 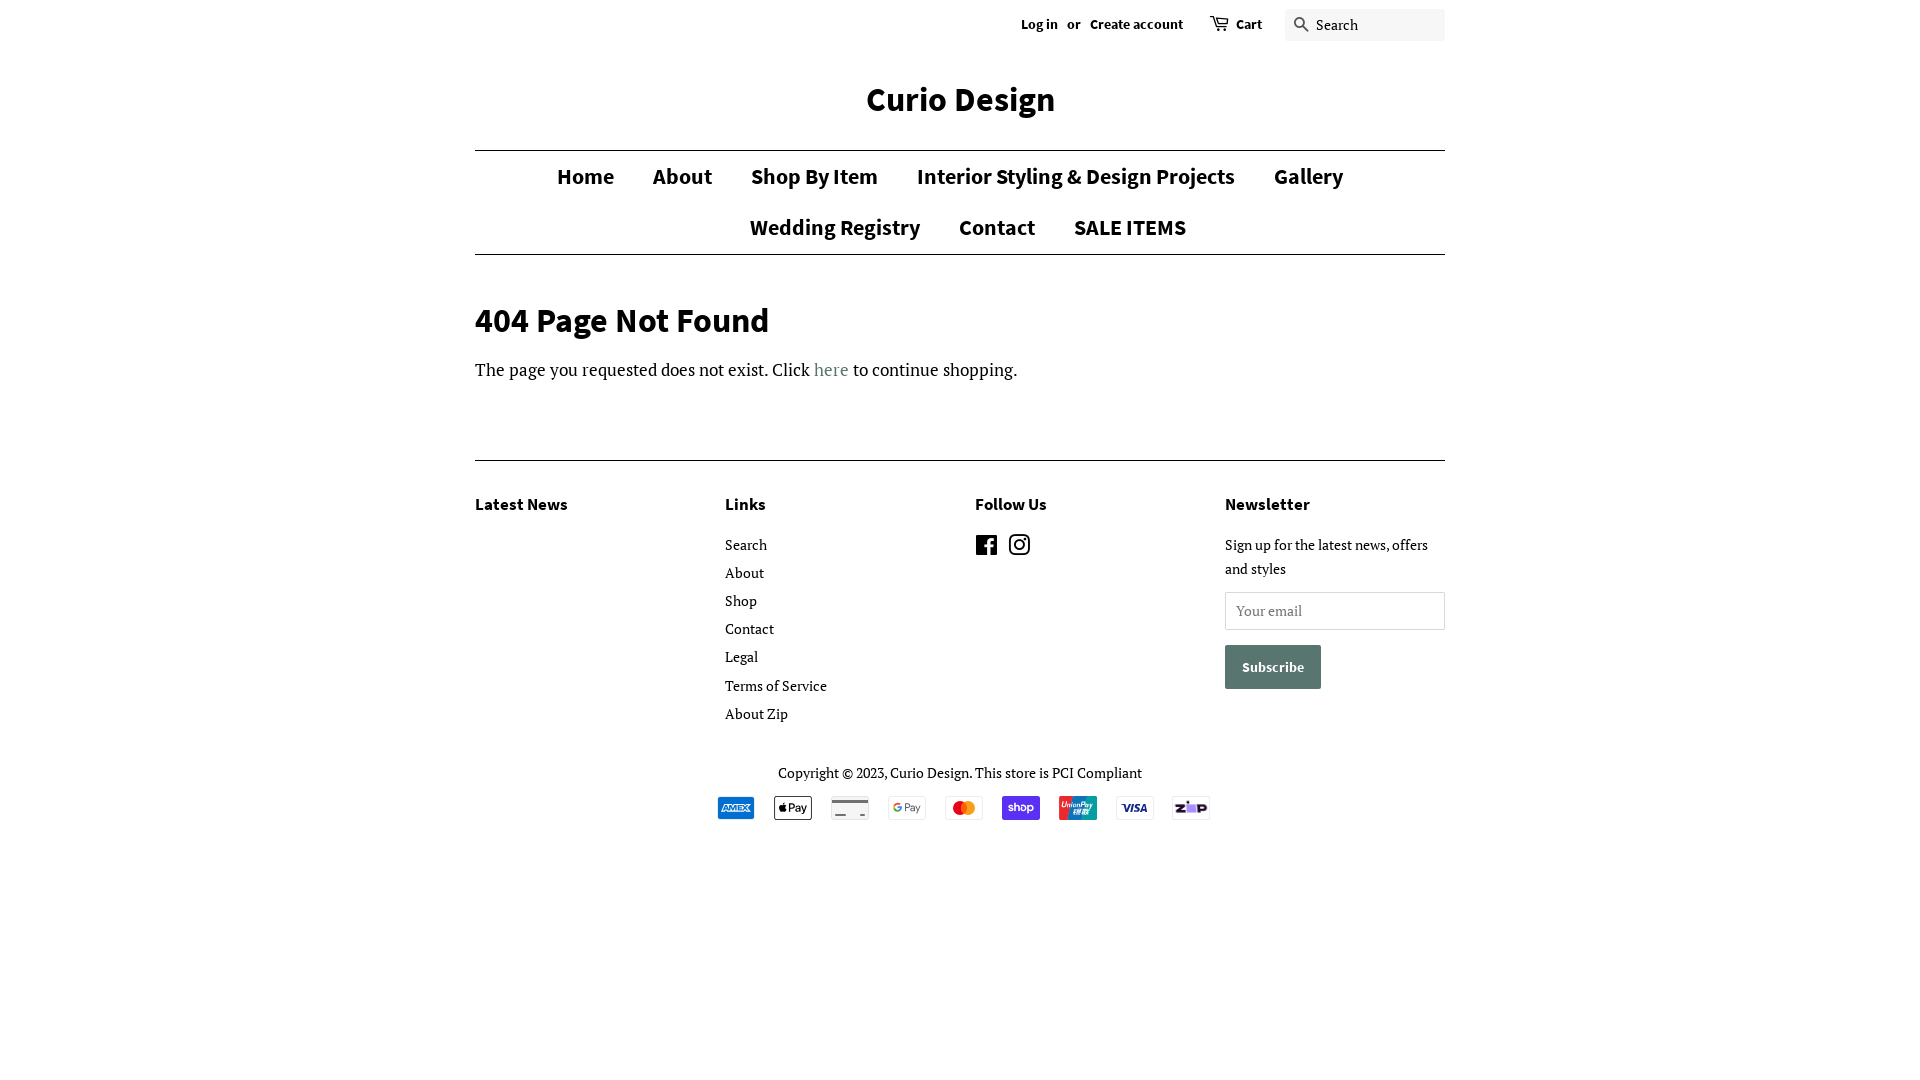 I want to click on 'About Zip', so click(x=755, y=712).